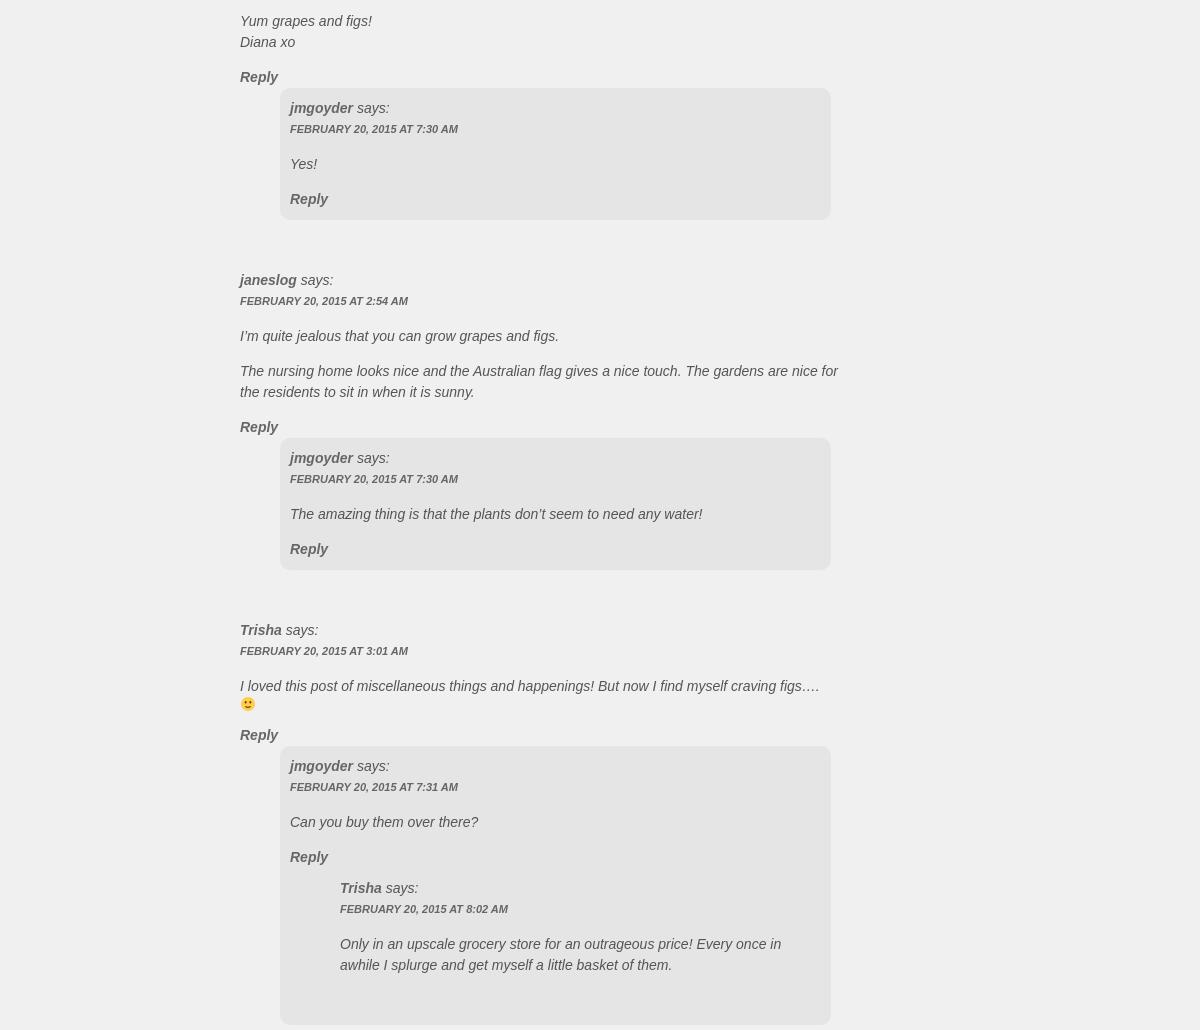 The height and width of the screenshot is (1030, 1200). Describe the element at coordinates (323, 299) in the screenshot. I see `'February 20, 2015 at 2:54 AM'` at that location.